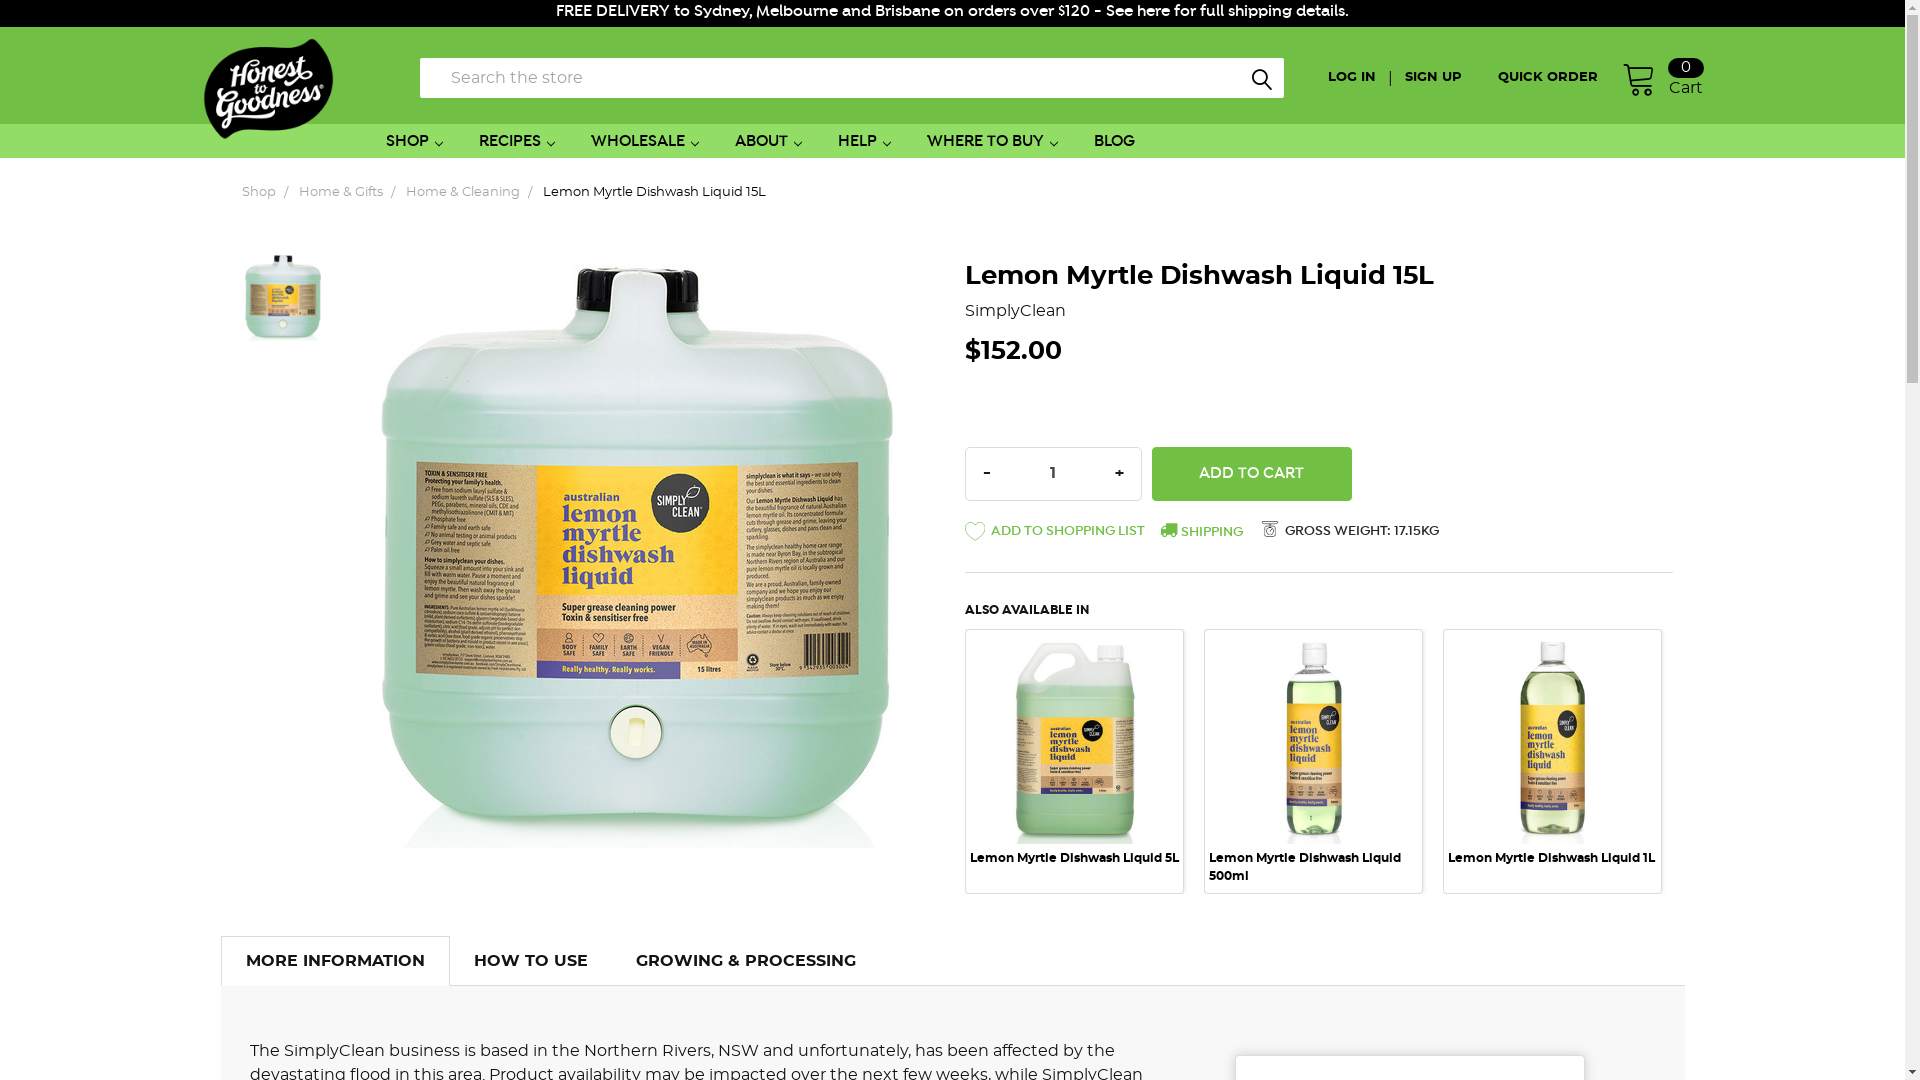 The height and width of the screenshot is (1080, 1920). What do you see at coordinates (1053, 534) in the screenshot?
I see `'  ADD TO SHOPPING LIST'` at bounding box center [1053, 534].